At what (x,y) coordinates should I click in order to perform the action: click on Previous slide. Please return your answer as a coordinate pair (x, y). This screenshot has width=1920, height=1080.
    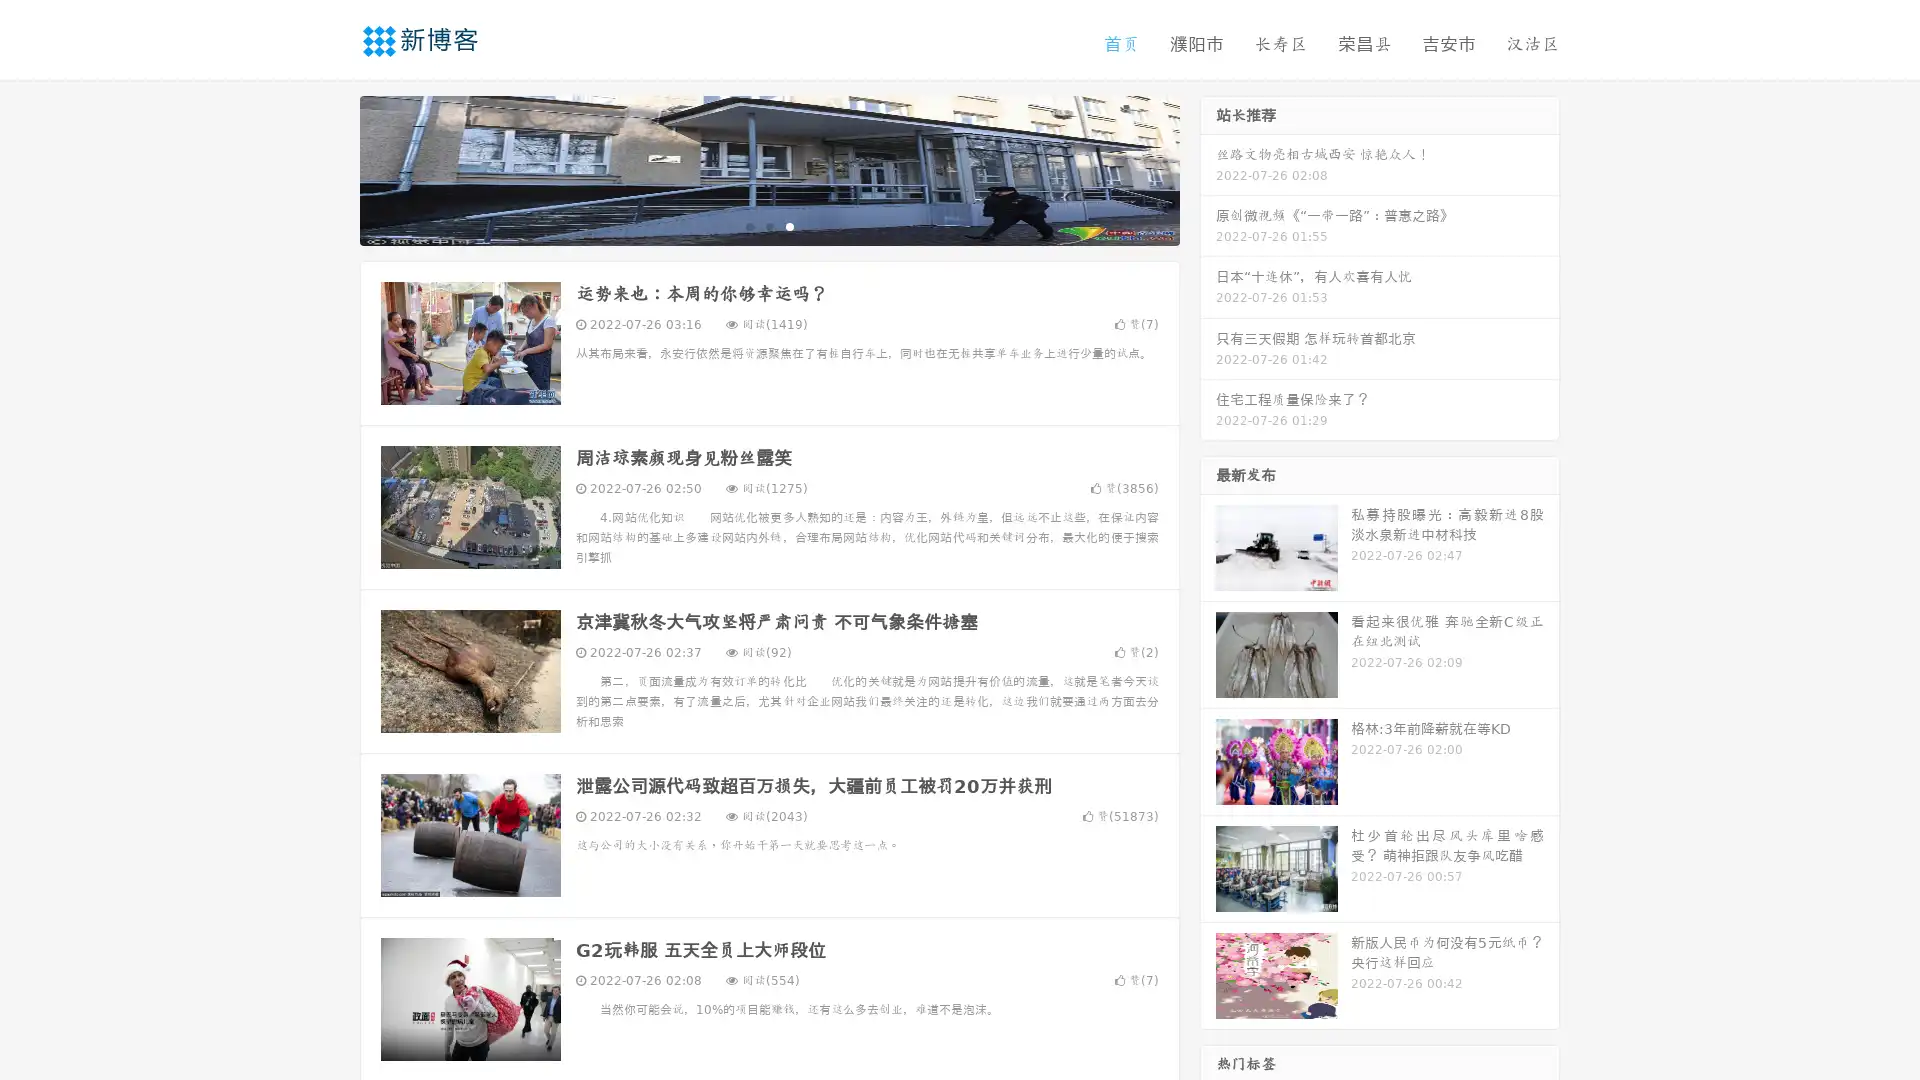
    Looking at the image, I should click on (330, 168).